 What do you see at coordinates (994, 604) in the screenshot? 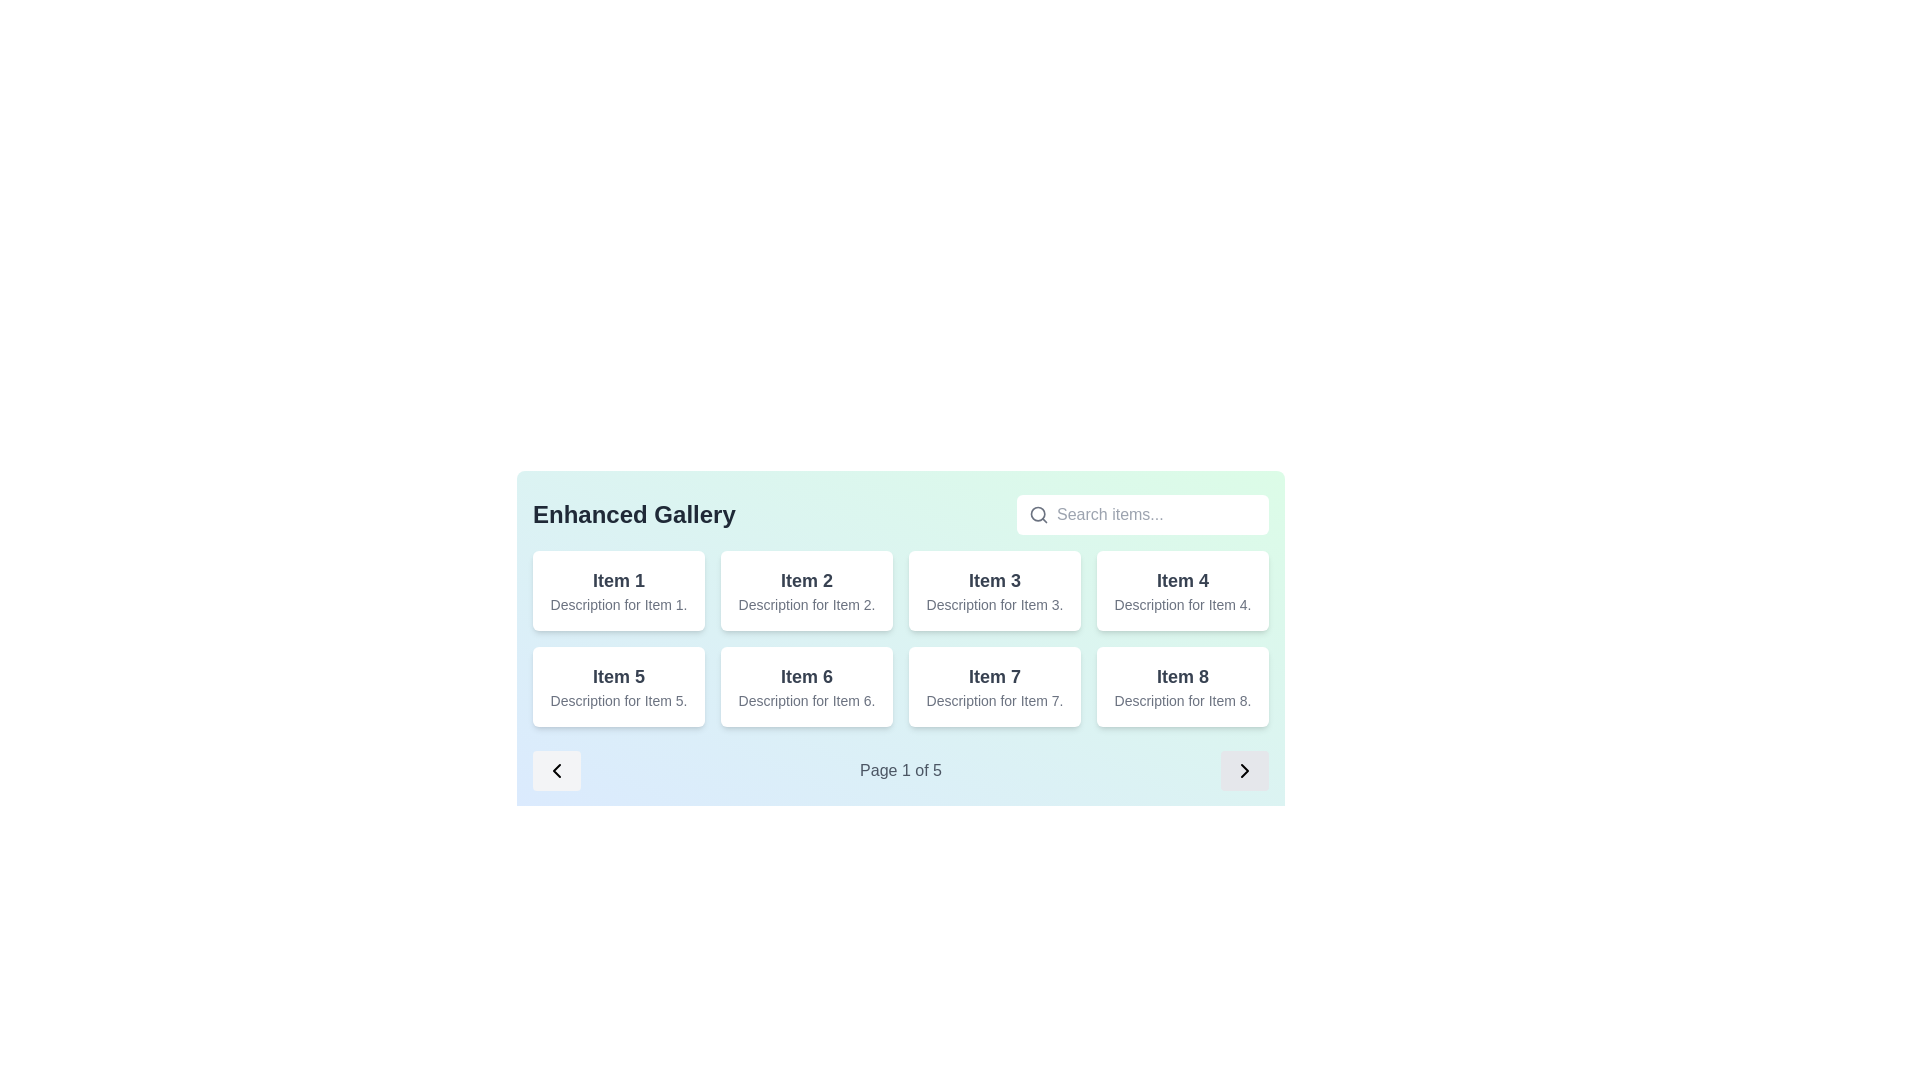
I see `the descriptive text label located within the card labeled 'Item 3', positioned in the third column of the first row of an 8-card grid layout, to trigger potential hover effects` at bounding box center [994, 604].